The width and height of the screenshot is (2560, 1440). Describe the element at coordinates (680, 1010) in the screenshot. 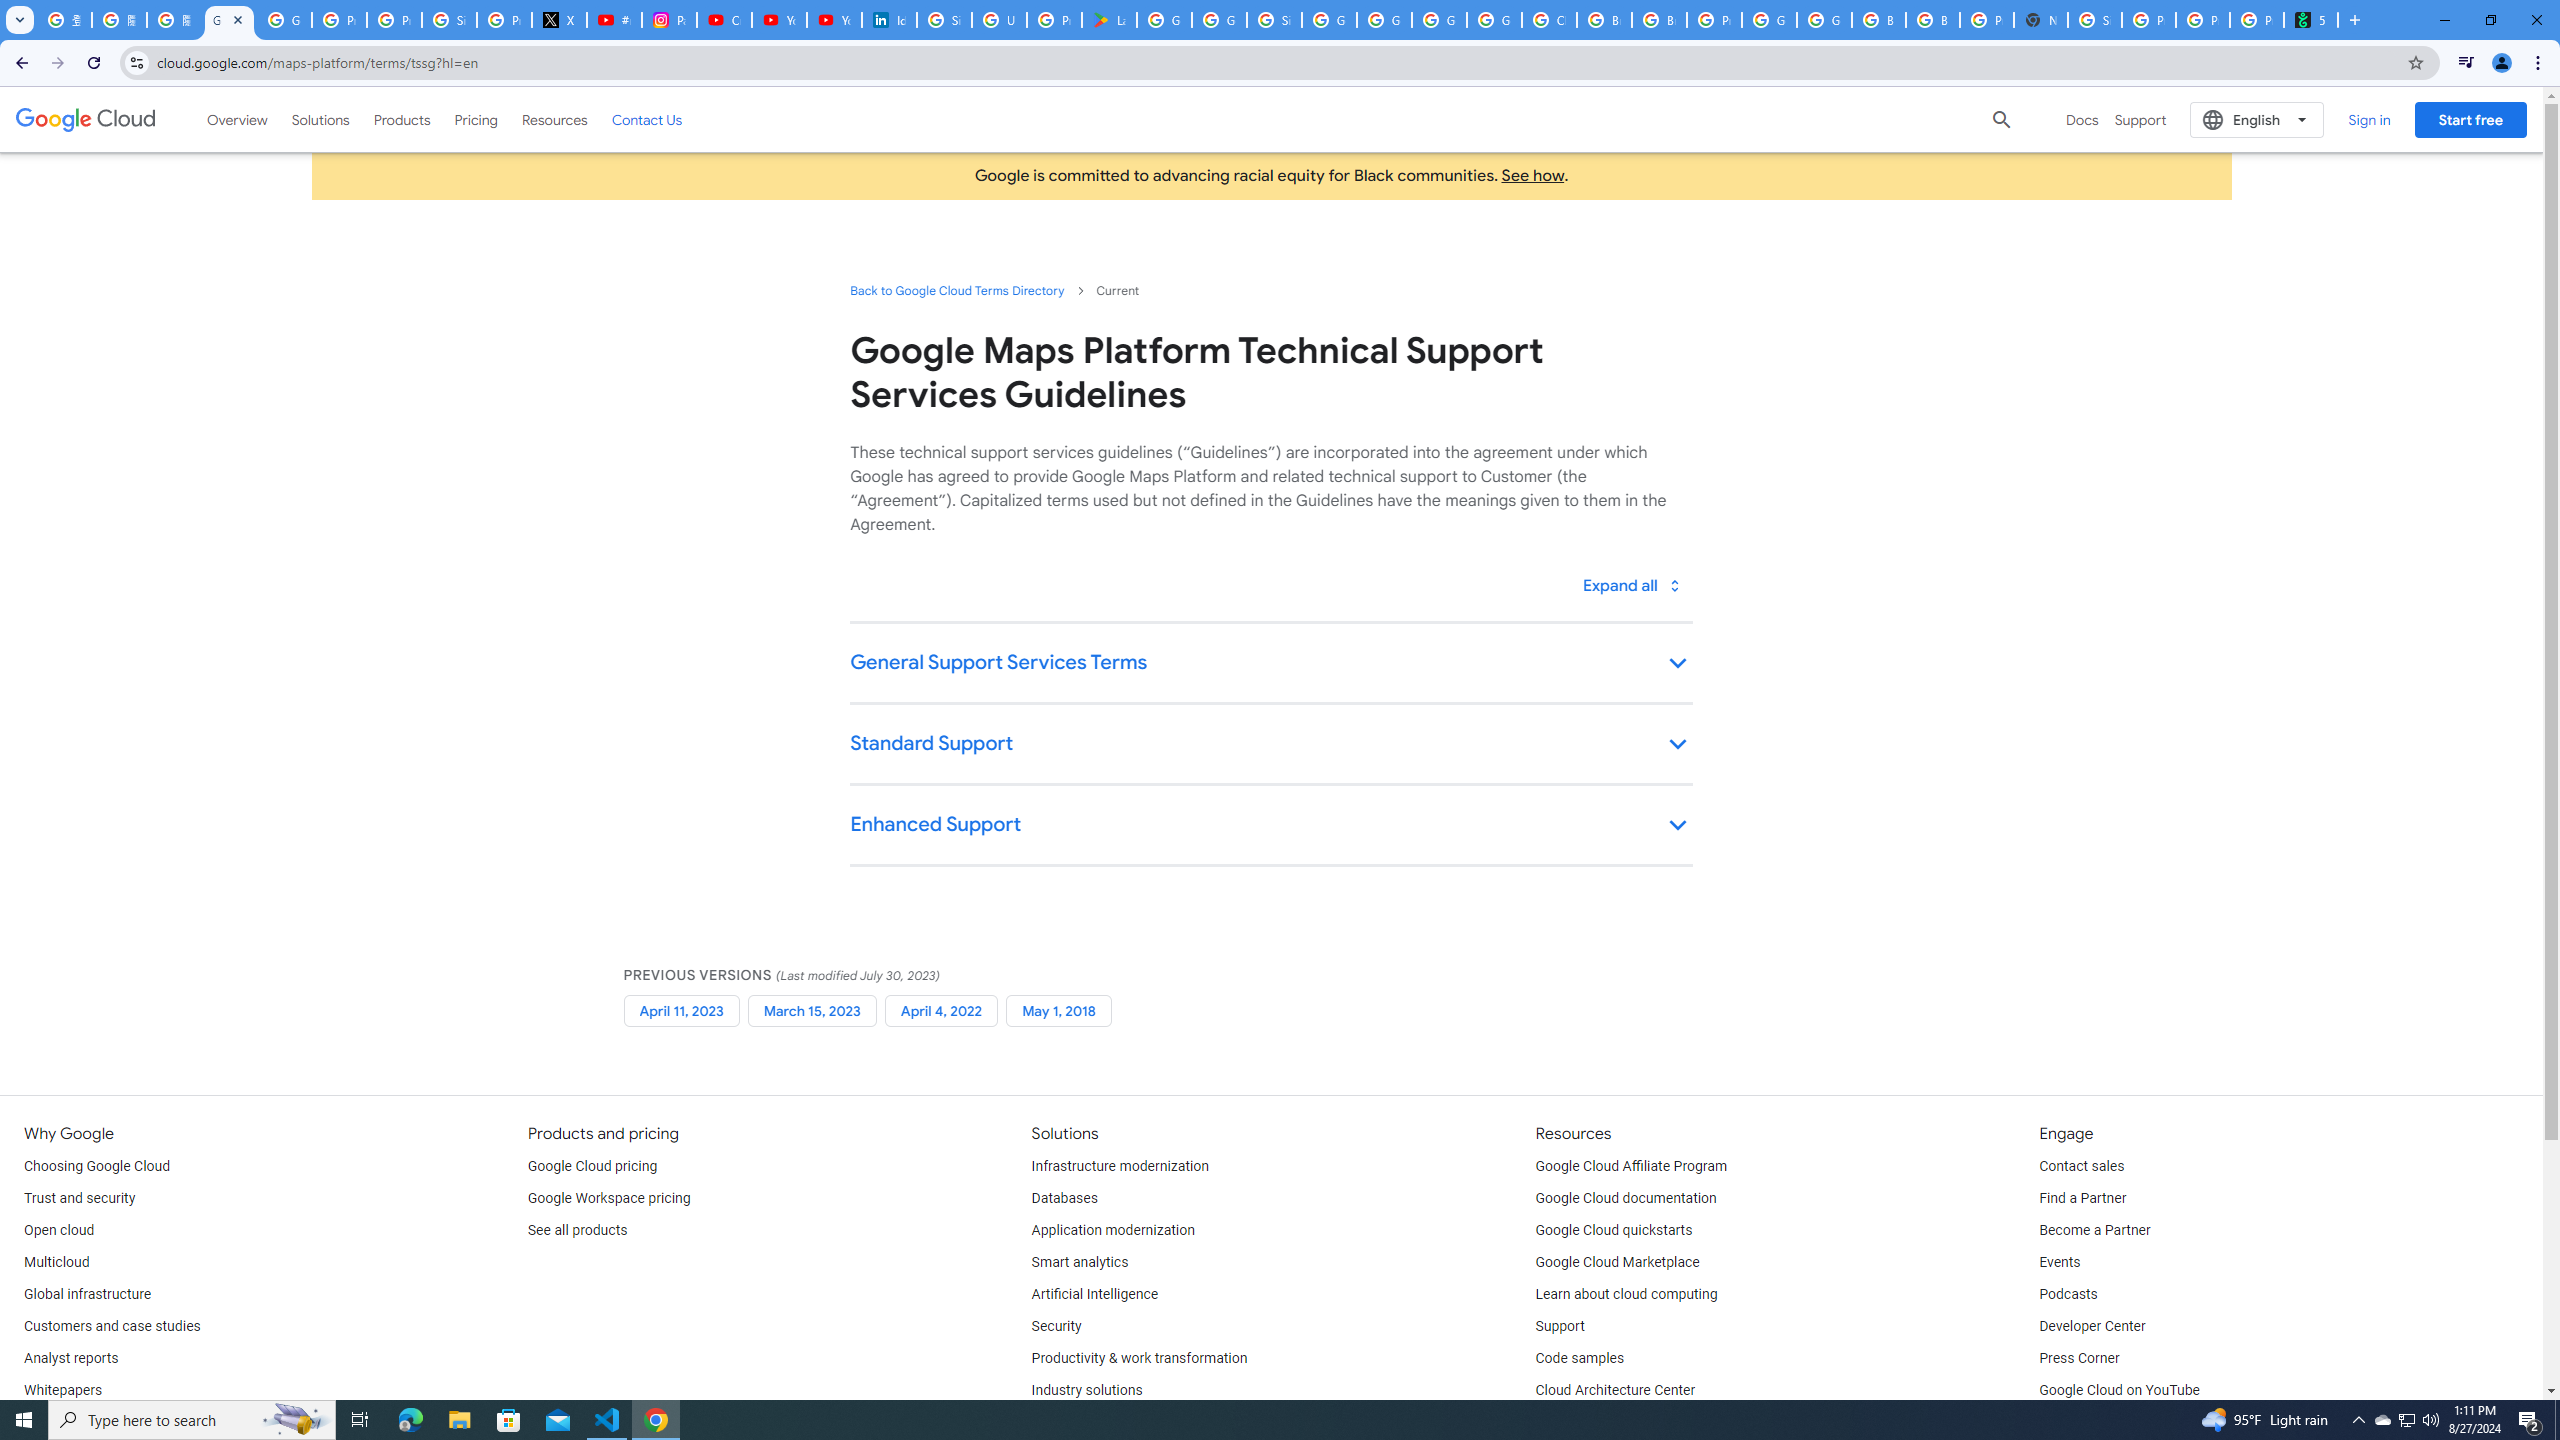

I see `'April 11, 2023'` at that location.